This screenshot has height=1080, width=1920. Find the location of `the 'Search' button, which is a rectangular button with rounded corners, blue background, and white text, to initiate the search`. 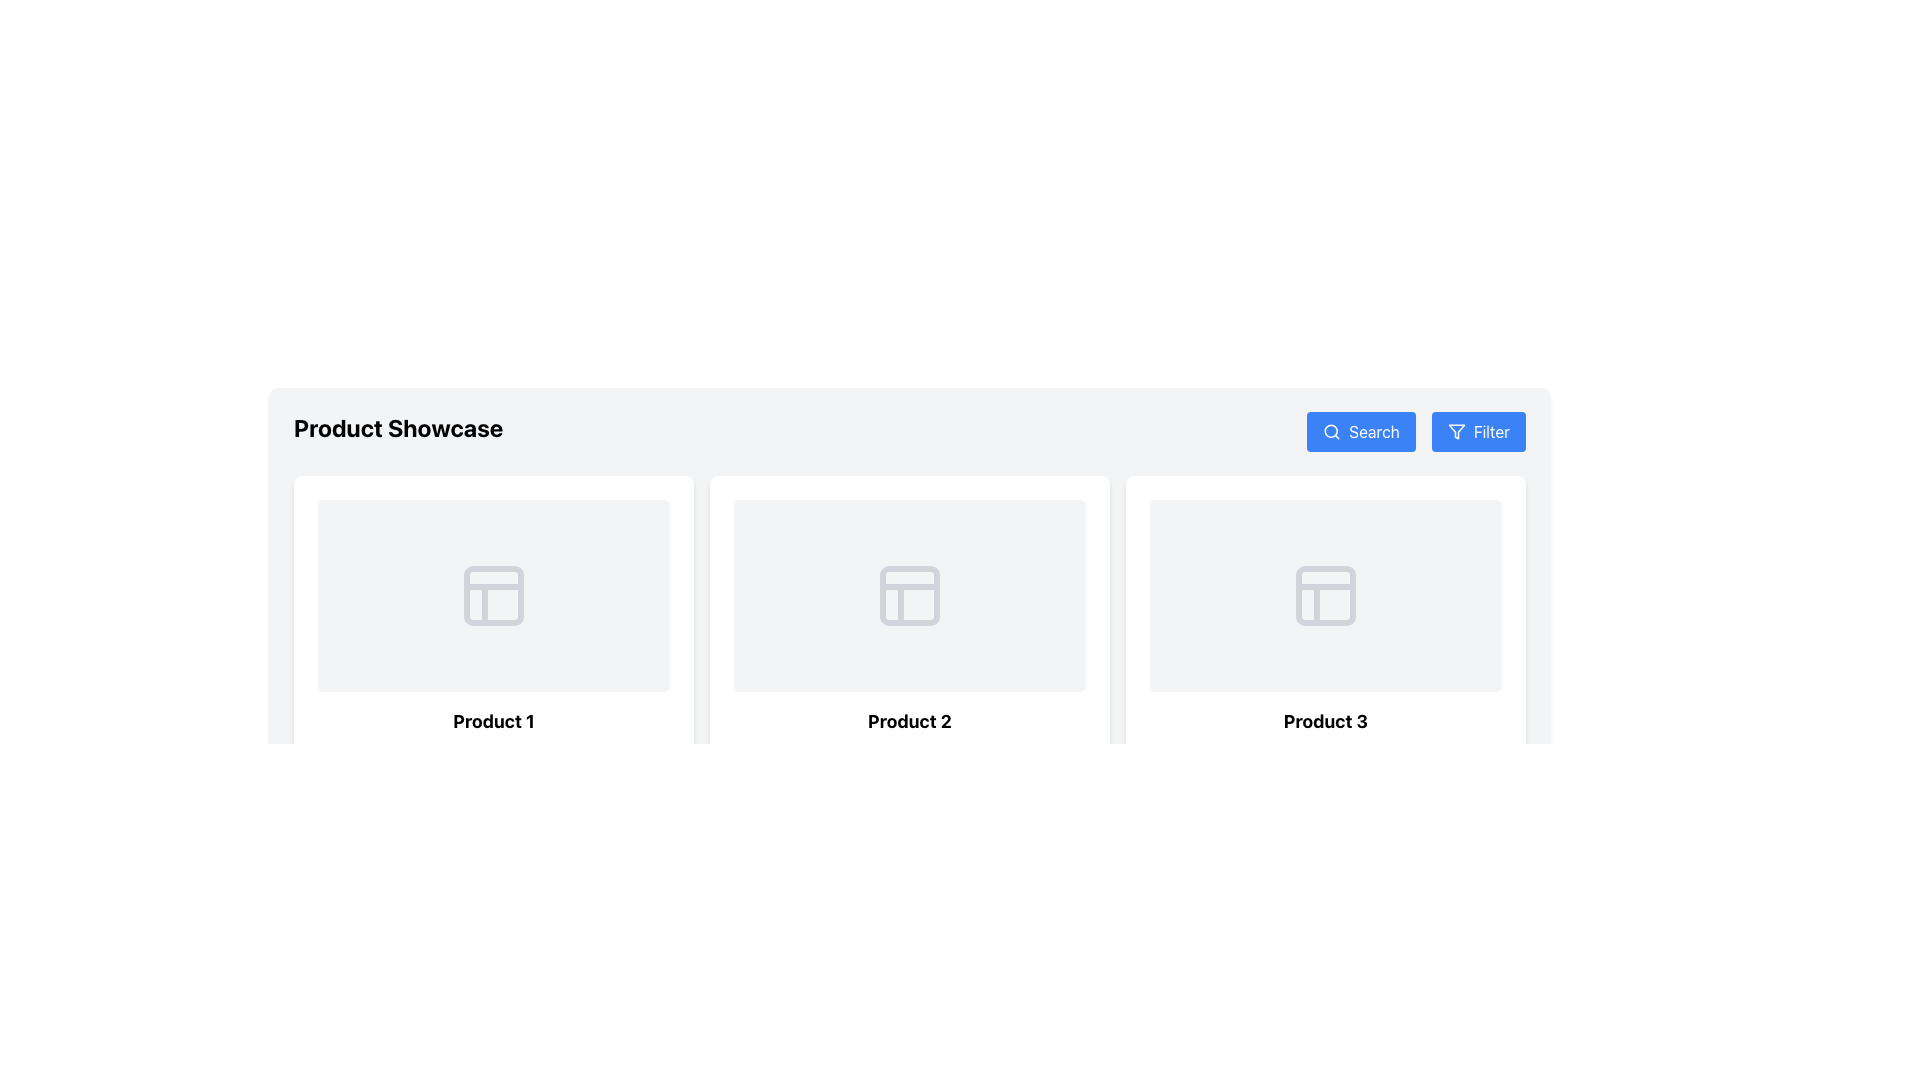

the 'Search' button, which is a rectangular button with rounded corners, blue background, and white text, to initiate the search is located at coordinates (1360, 431).